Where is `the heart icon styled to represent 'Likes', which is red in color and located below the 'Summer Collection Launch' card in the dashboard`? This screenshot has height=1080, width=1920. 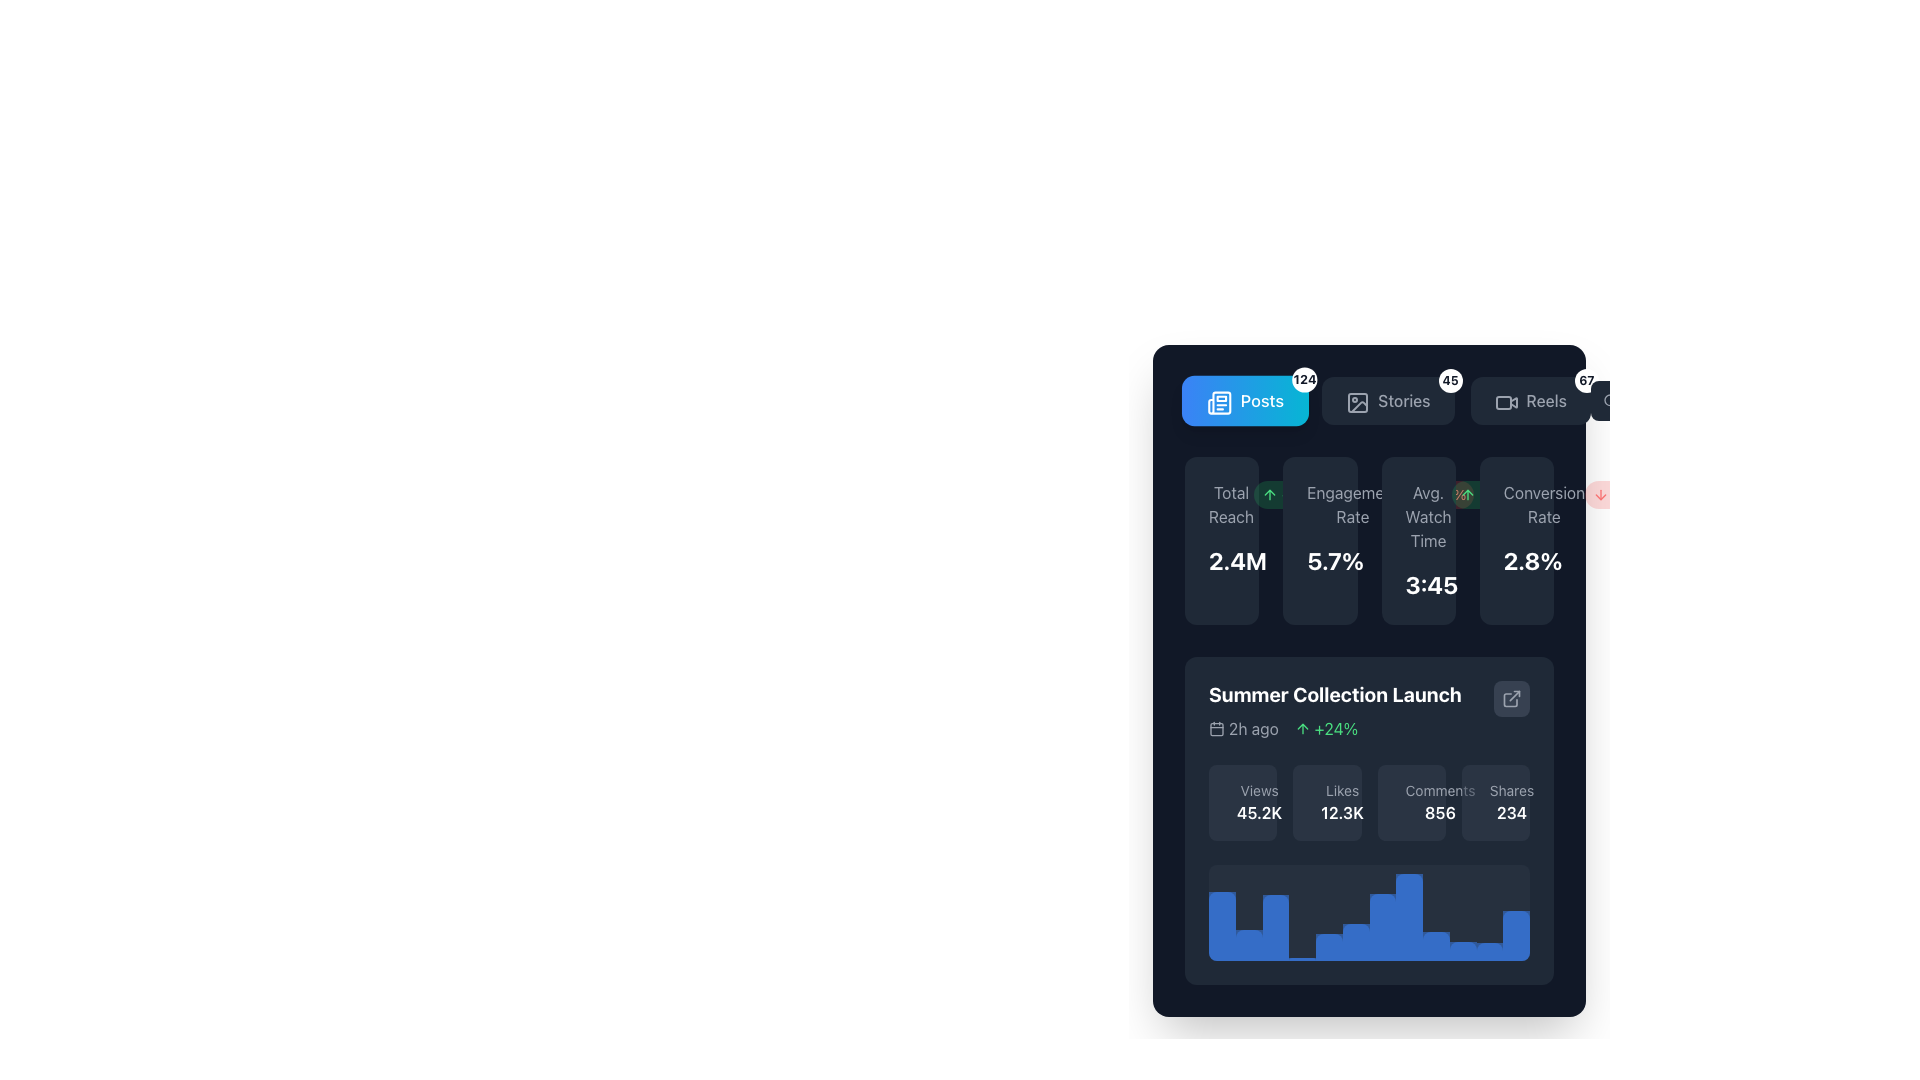 the heart icon styled to represent 'Likes', which is red in color and located below the 'Summer Collection Launch' card in the dashboard is located at coordinates (1321, 804).